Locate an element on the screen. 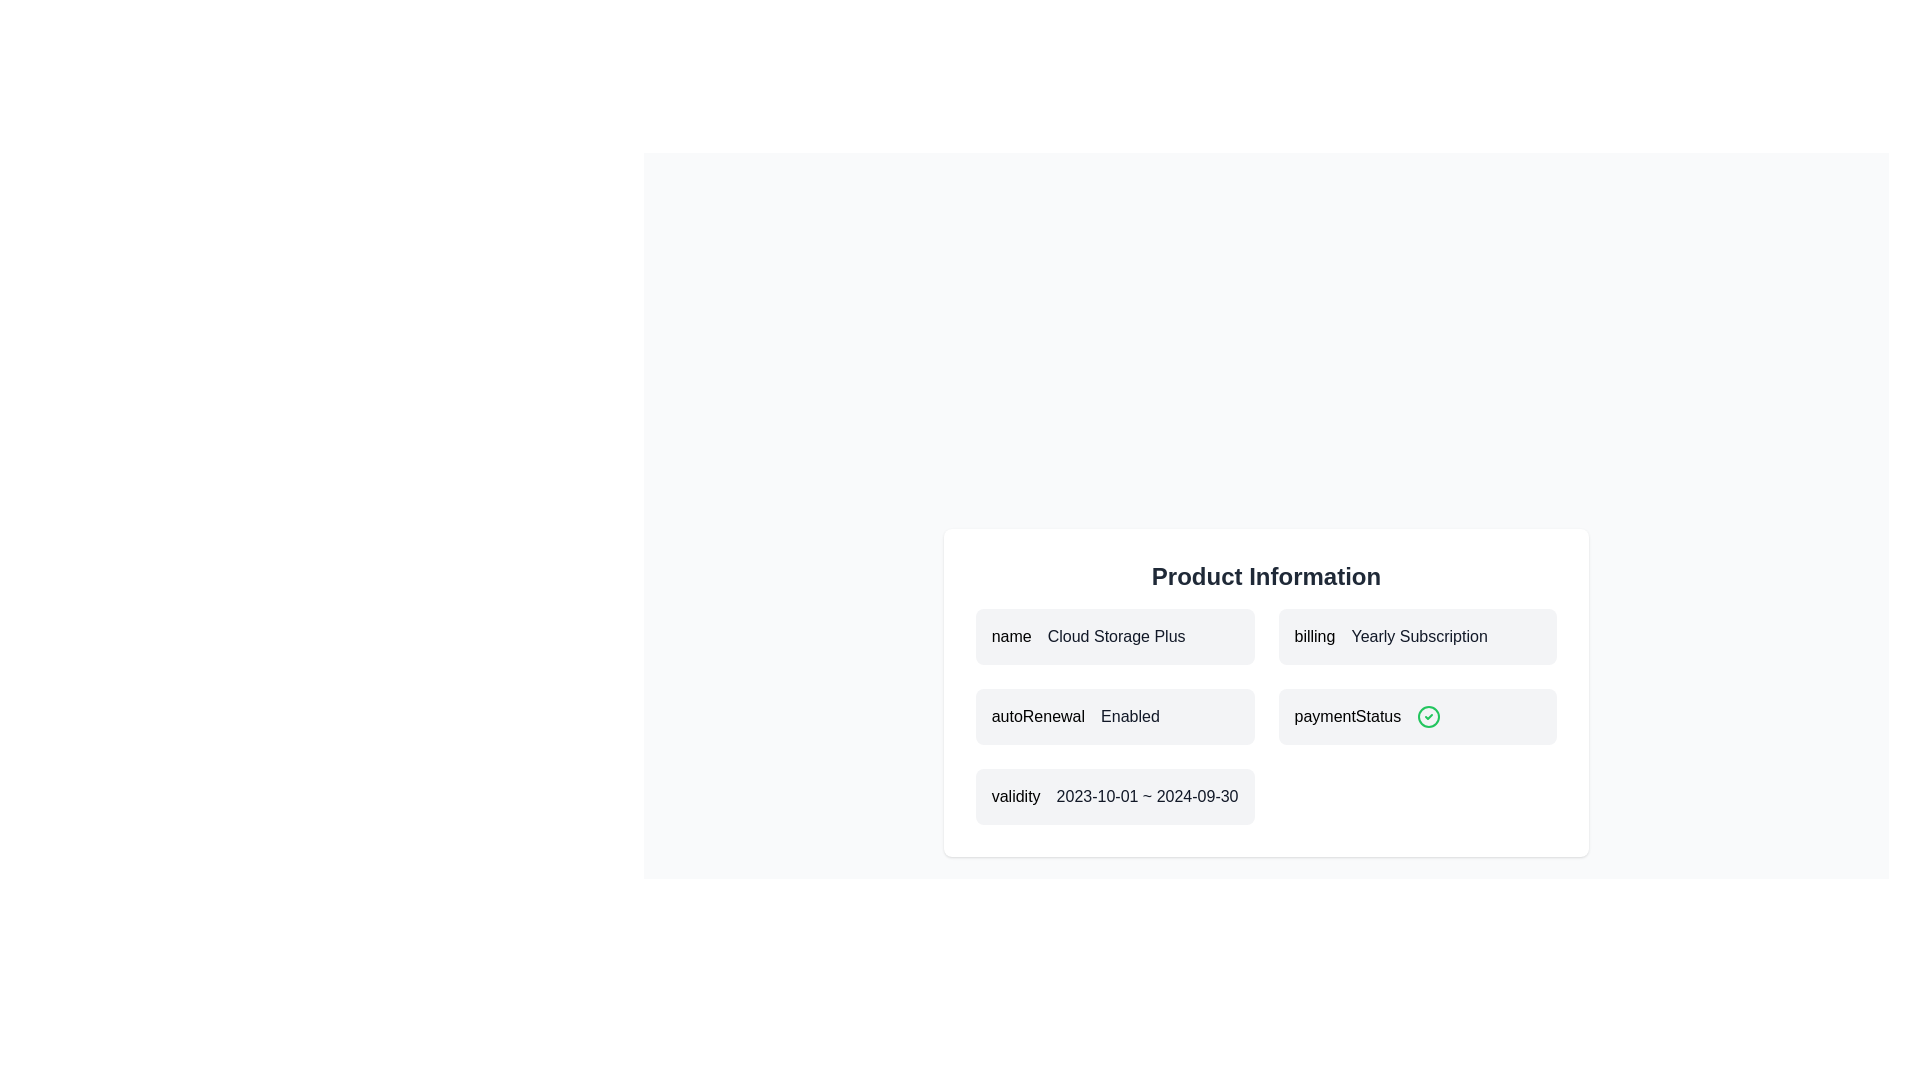  the Text Display Group that displays the name and title of the product or service, located in the top-left section under 'Product Information' is located at coordinates (1114, 636).